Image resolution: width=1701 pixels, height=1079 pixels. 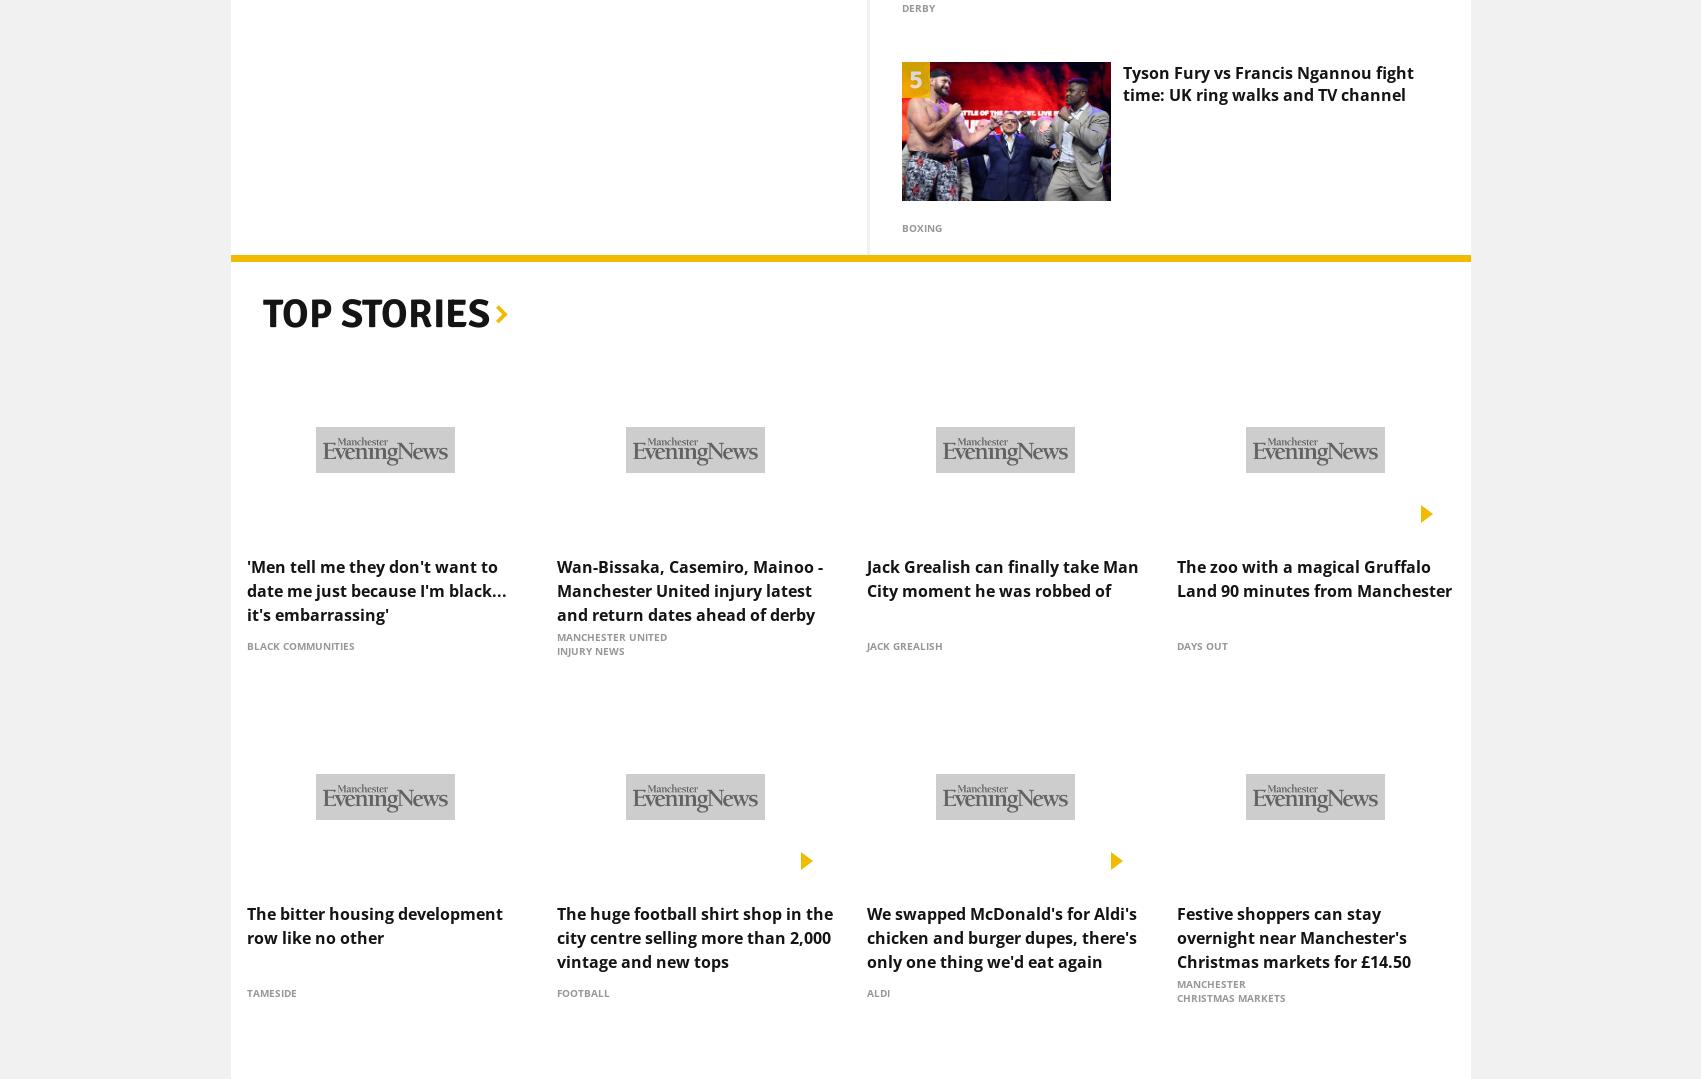 I want to click on 'Jack Grealish', so click(x=903, y=612).